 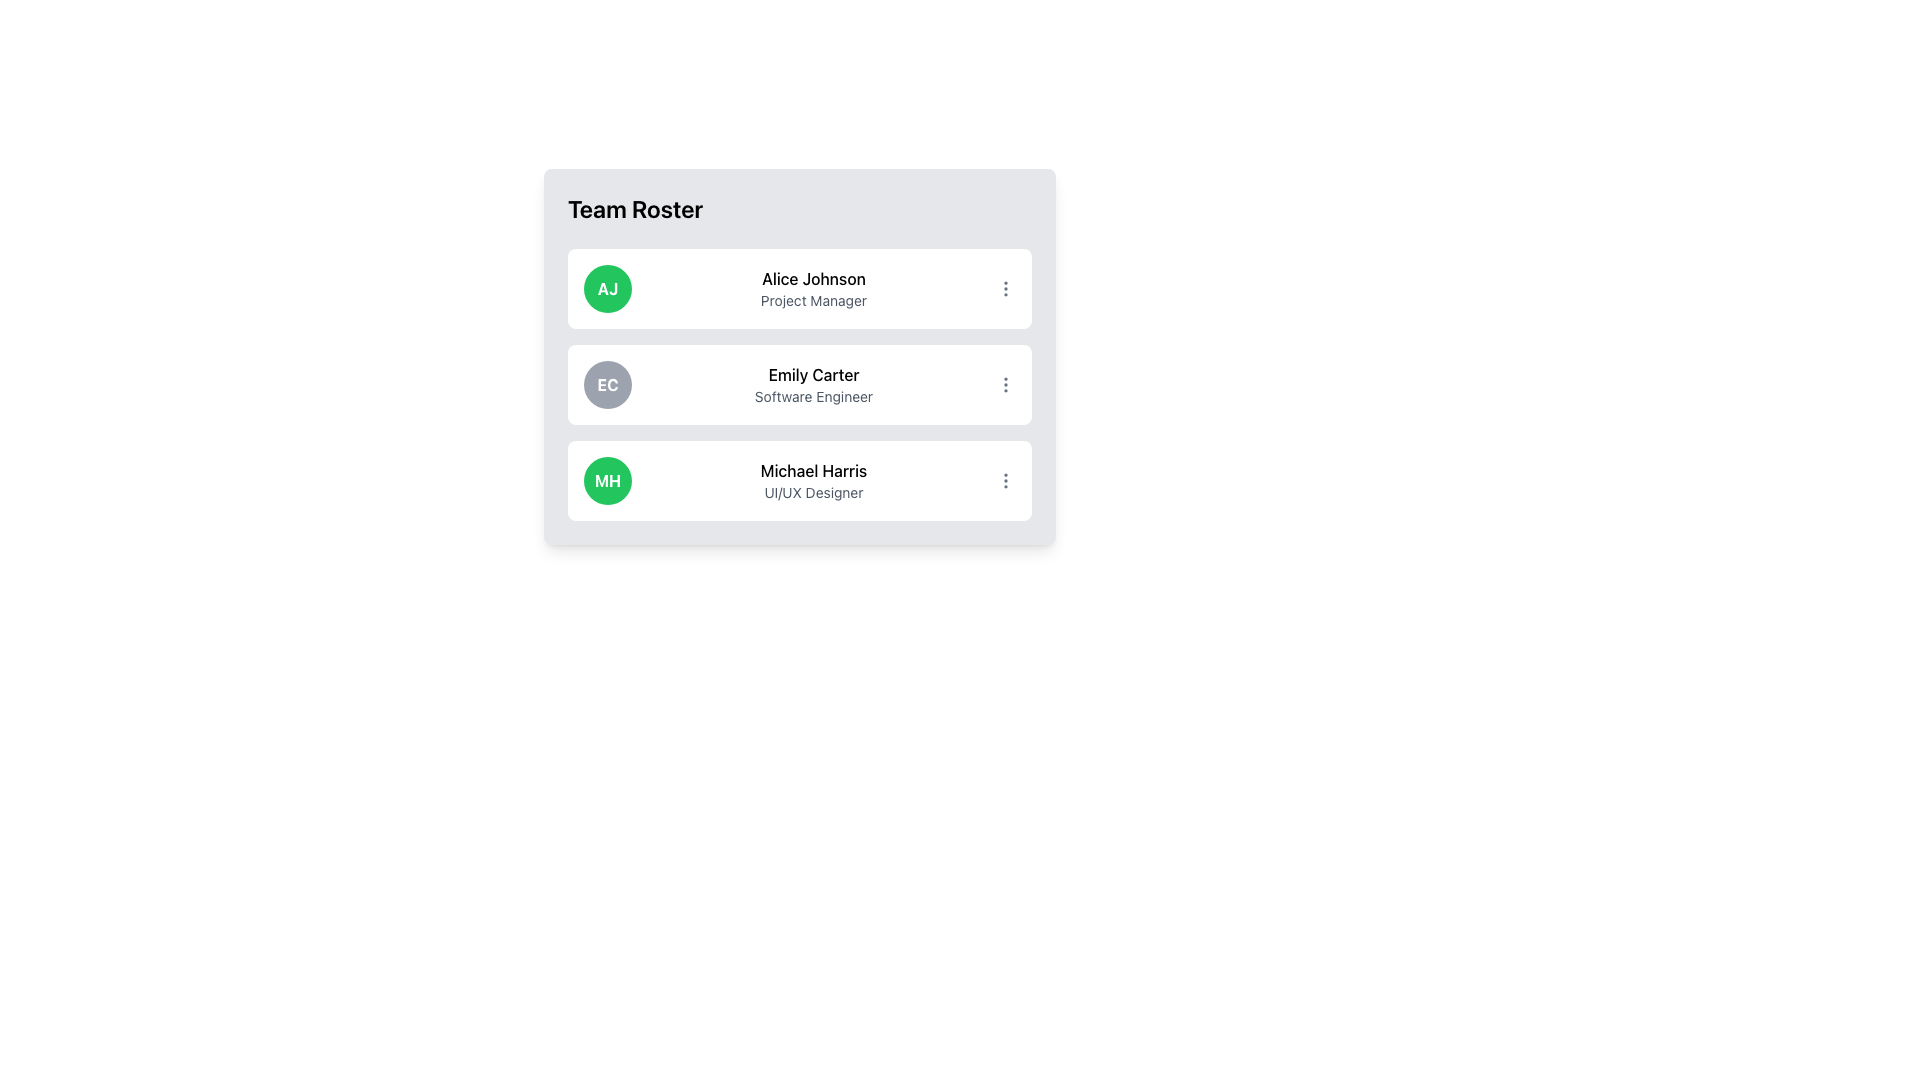 What do you see at coordinates (1006, 481) in the screenshot?
I see `the vertical ellipsis icon located at the rightmost edge of Michael Harris's UI card` at bounding box center [1006, 481].